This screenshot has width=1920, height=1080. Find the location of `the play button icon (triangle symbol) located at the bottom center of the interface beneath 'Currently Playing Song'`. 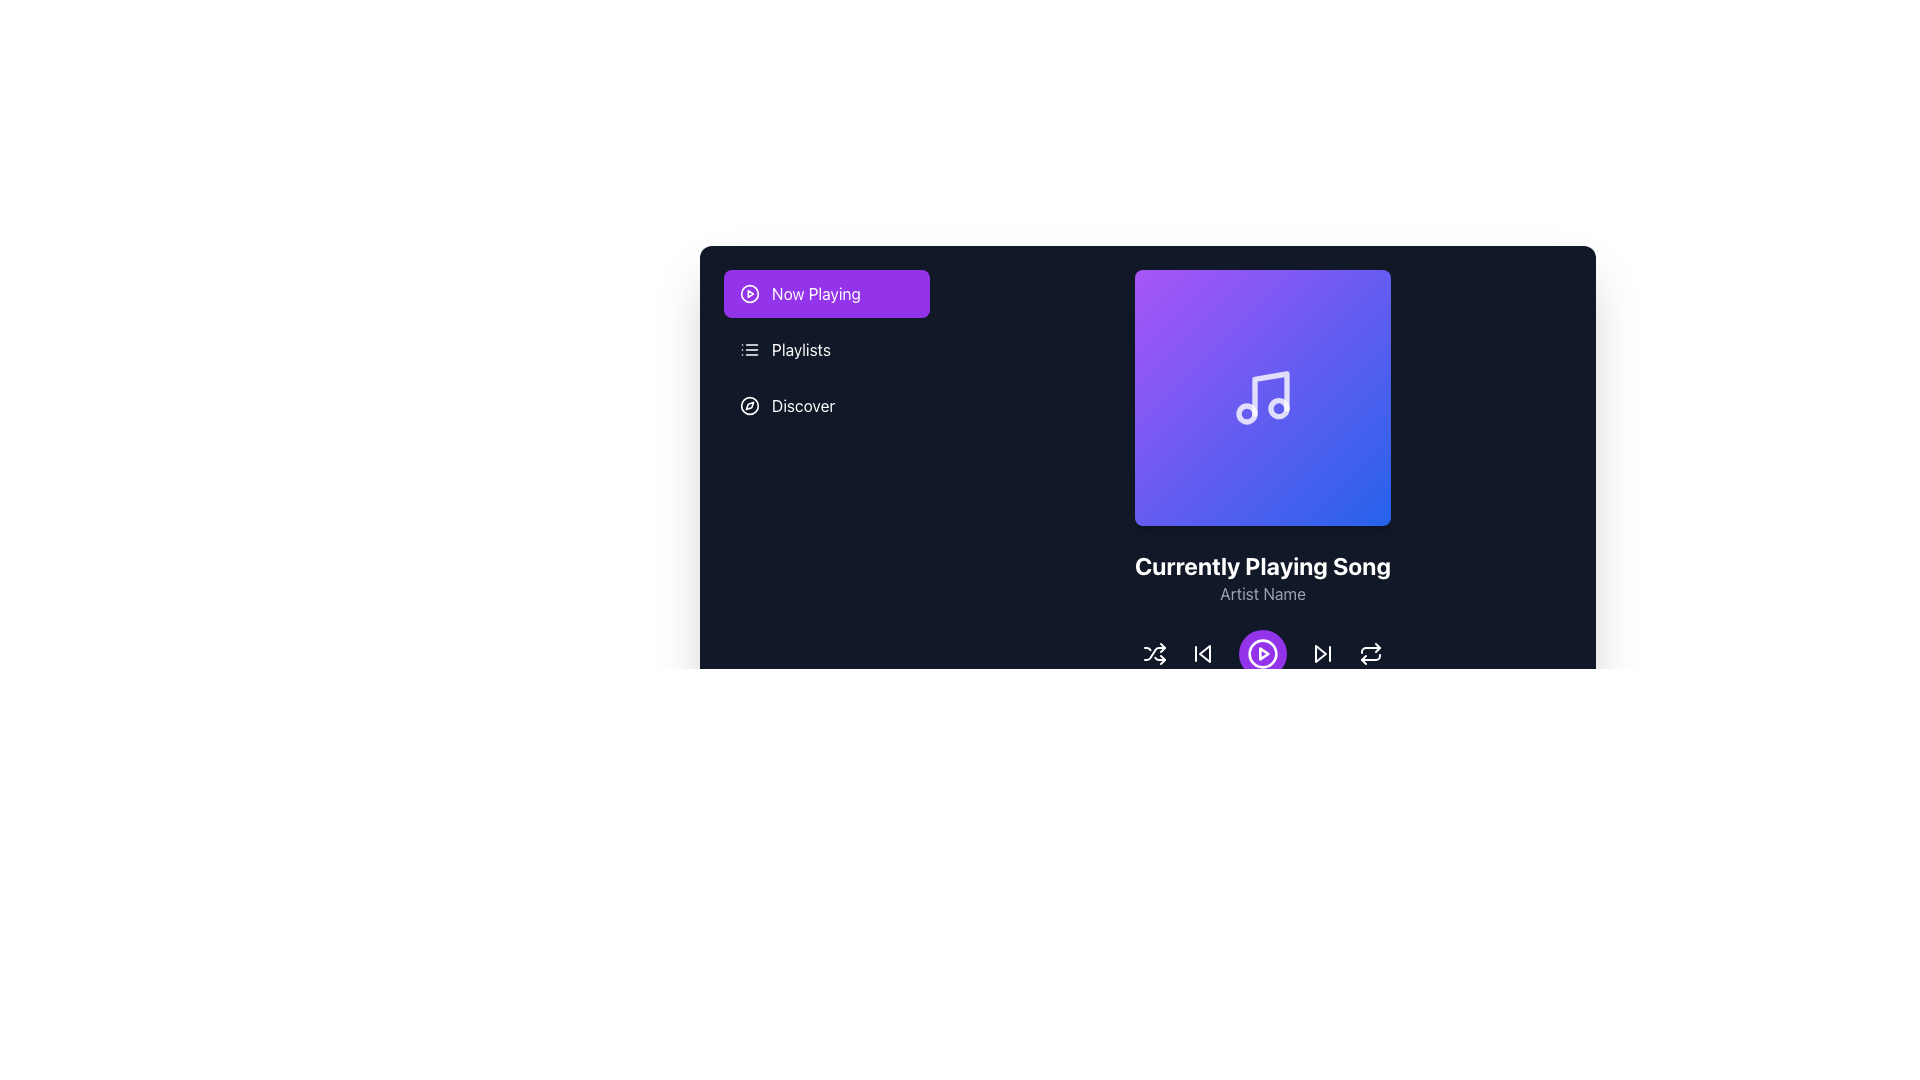

the play button icon (triangle symbol) located at the bottom center of the interface beneath 'Currently Playing Song' is located at coordinates (1263, 654).